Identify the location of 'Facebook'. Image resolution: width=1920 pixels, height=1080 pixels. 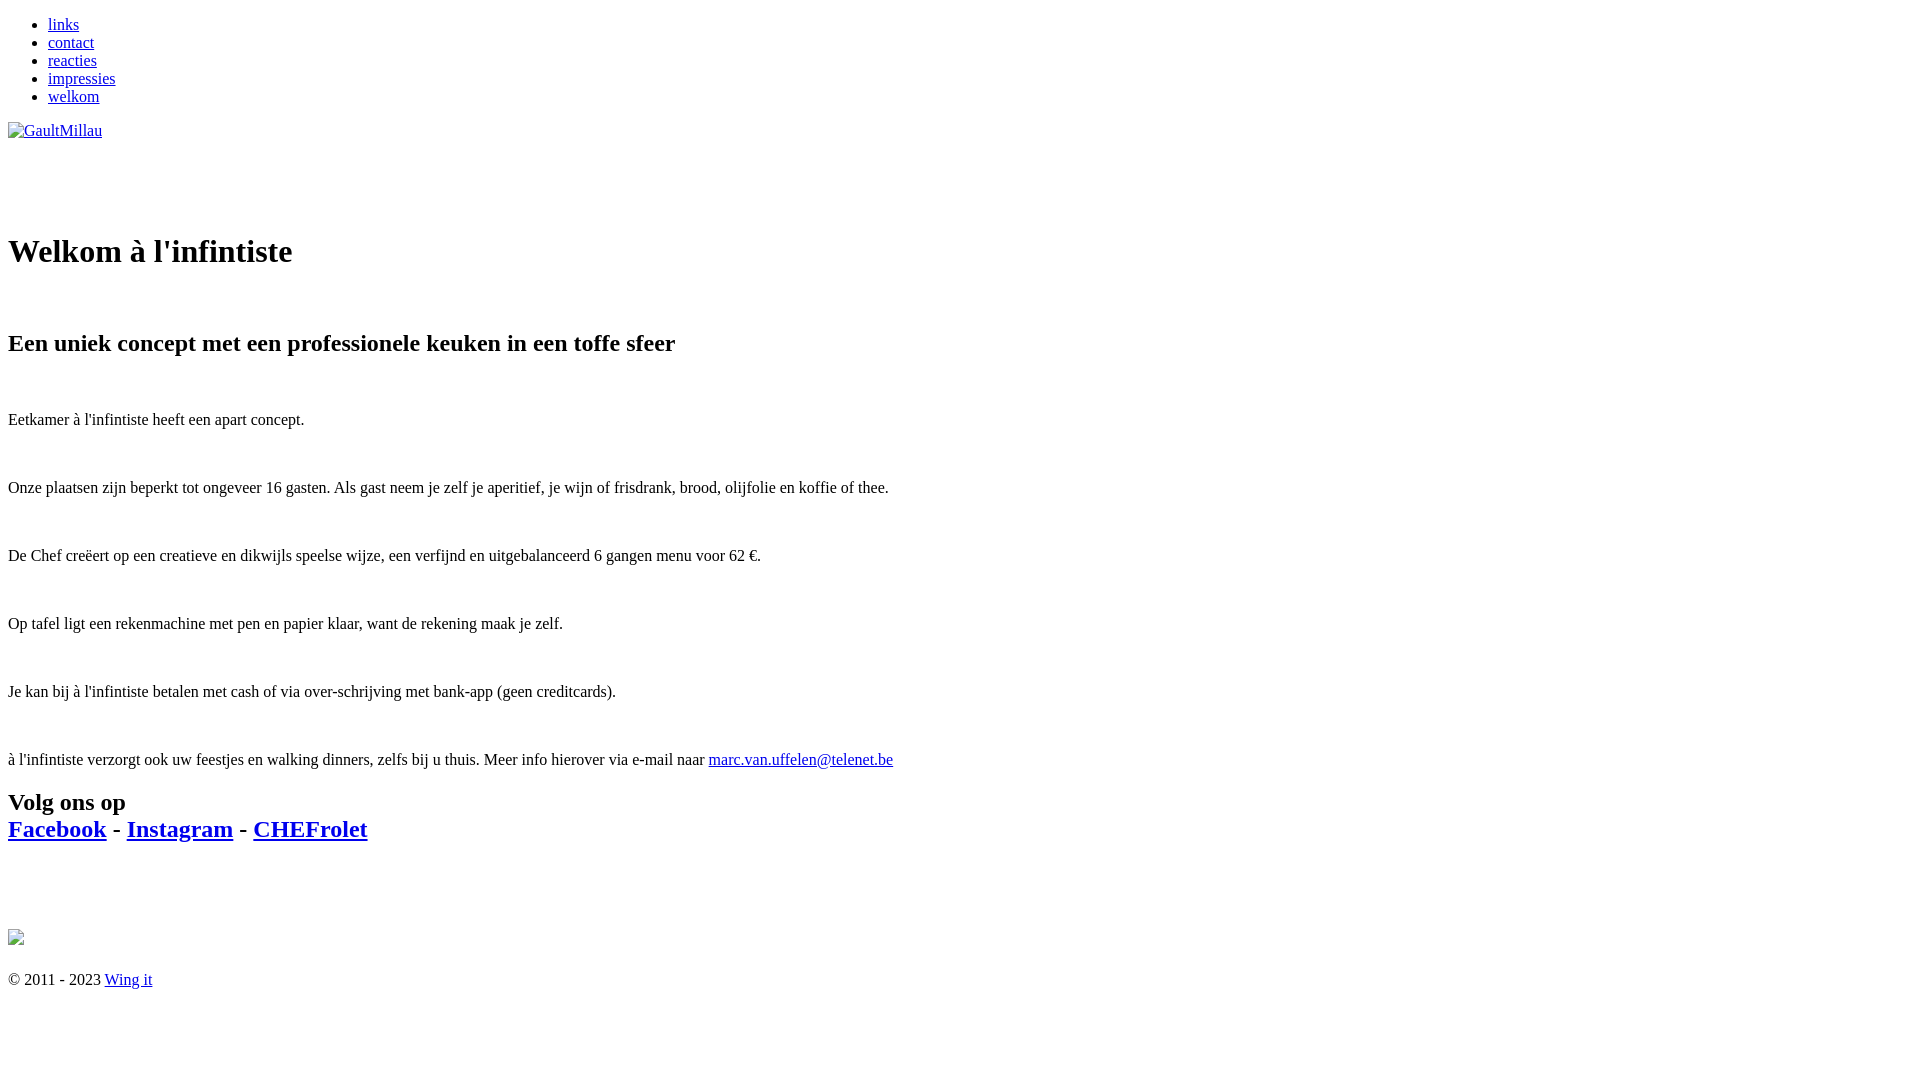
(57, 829).